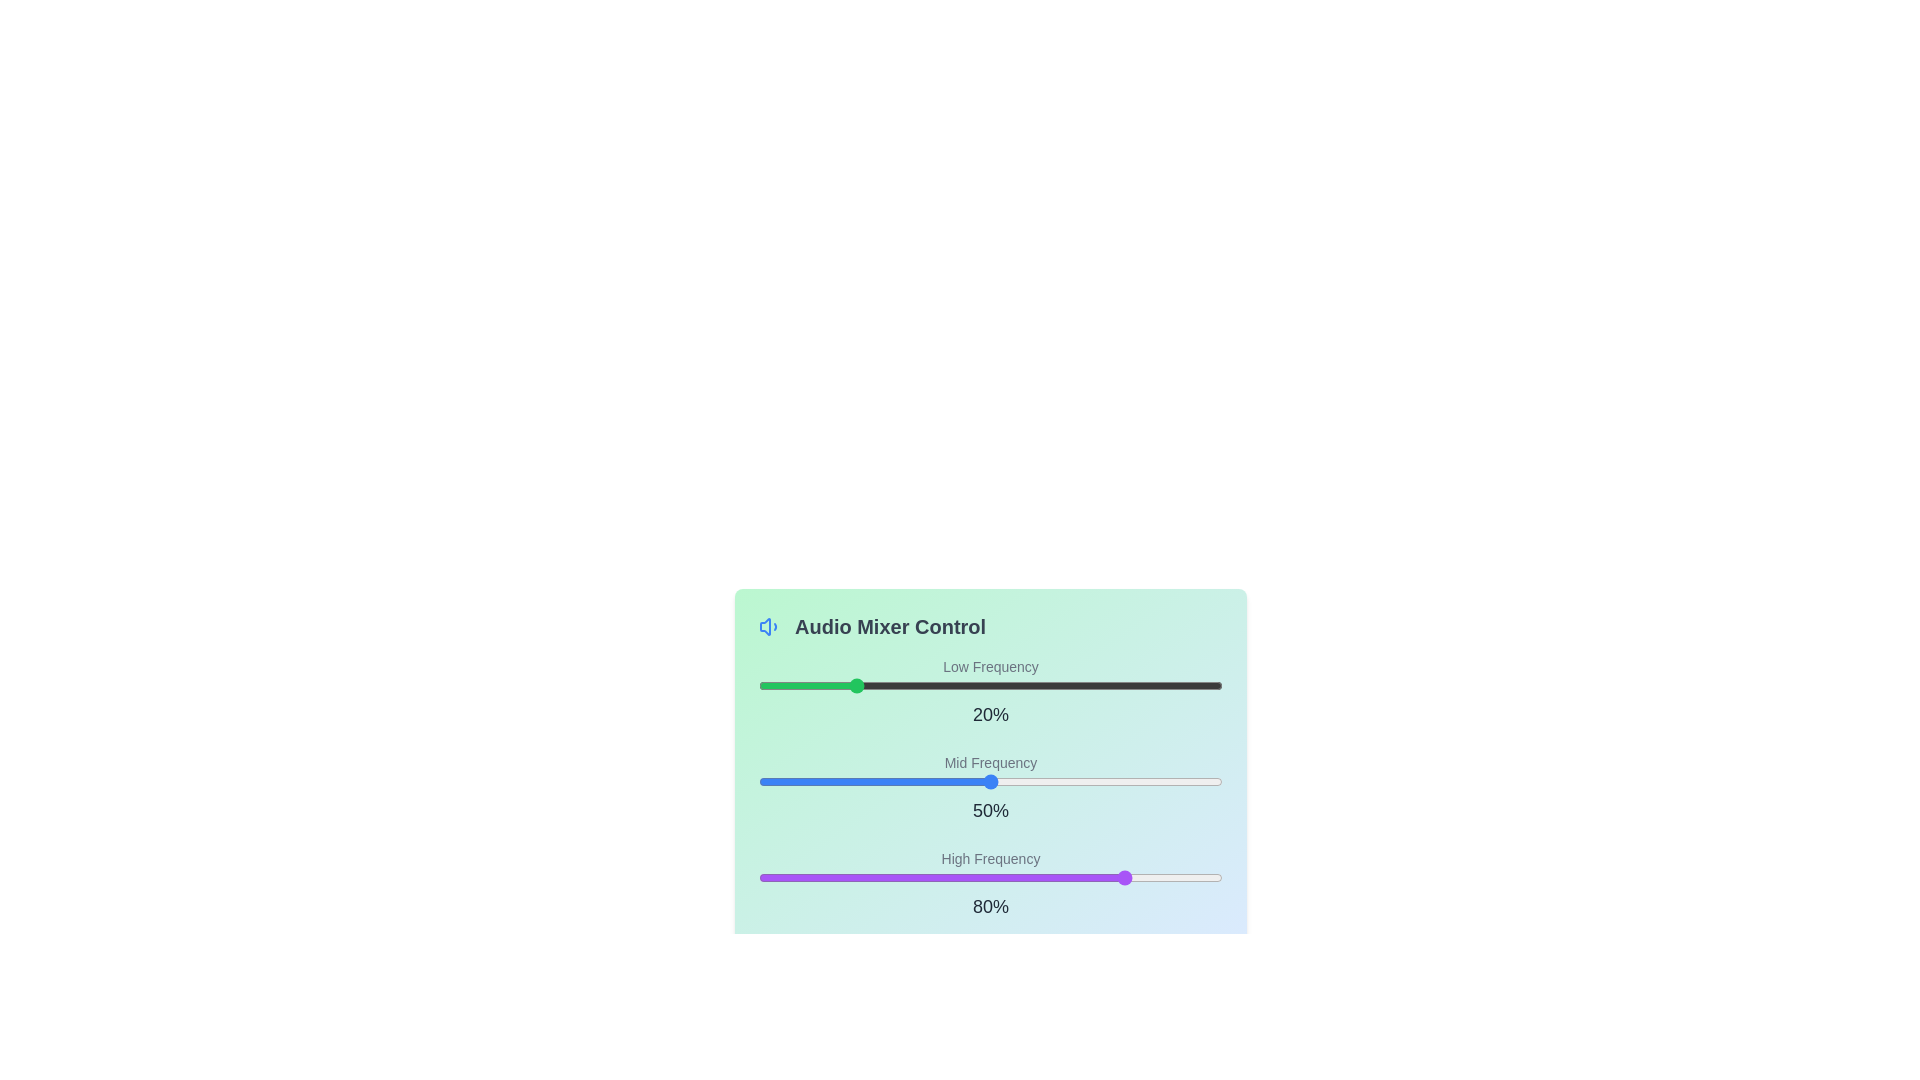 The image size is (1920, 1080). What do you see at coordinates (920, 781) in the screenshot?
I see `the 'Mid Frequency' slider` at bounding box center [920, 781].